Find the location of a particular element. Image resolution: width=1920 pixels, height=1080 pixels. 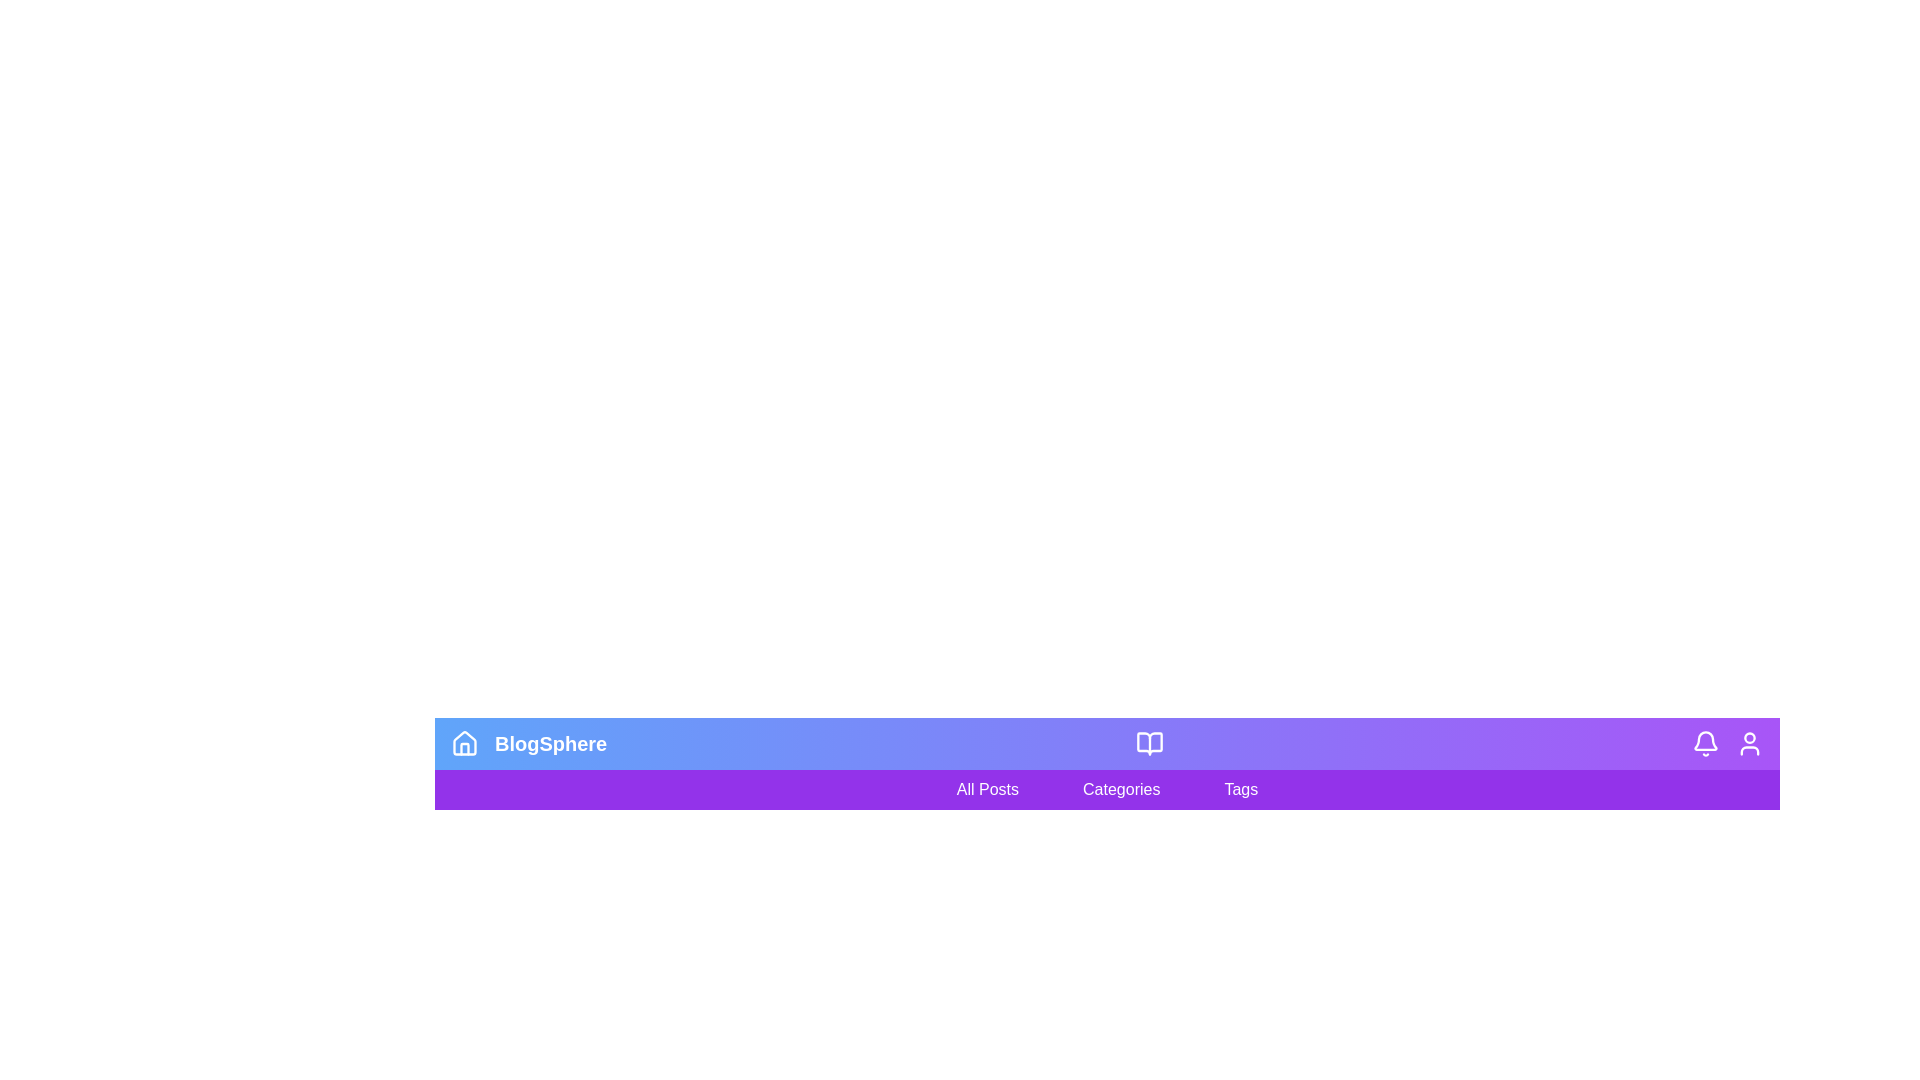

the 'User' icon to access the user profile is located at coordinates (1749, 744).